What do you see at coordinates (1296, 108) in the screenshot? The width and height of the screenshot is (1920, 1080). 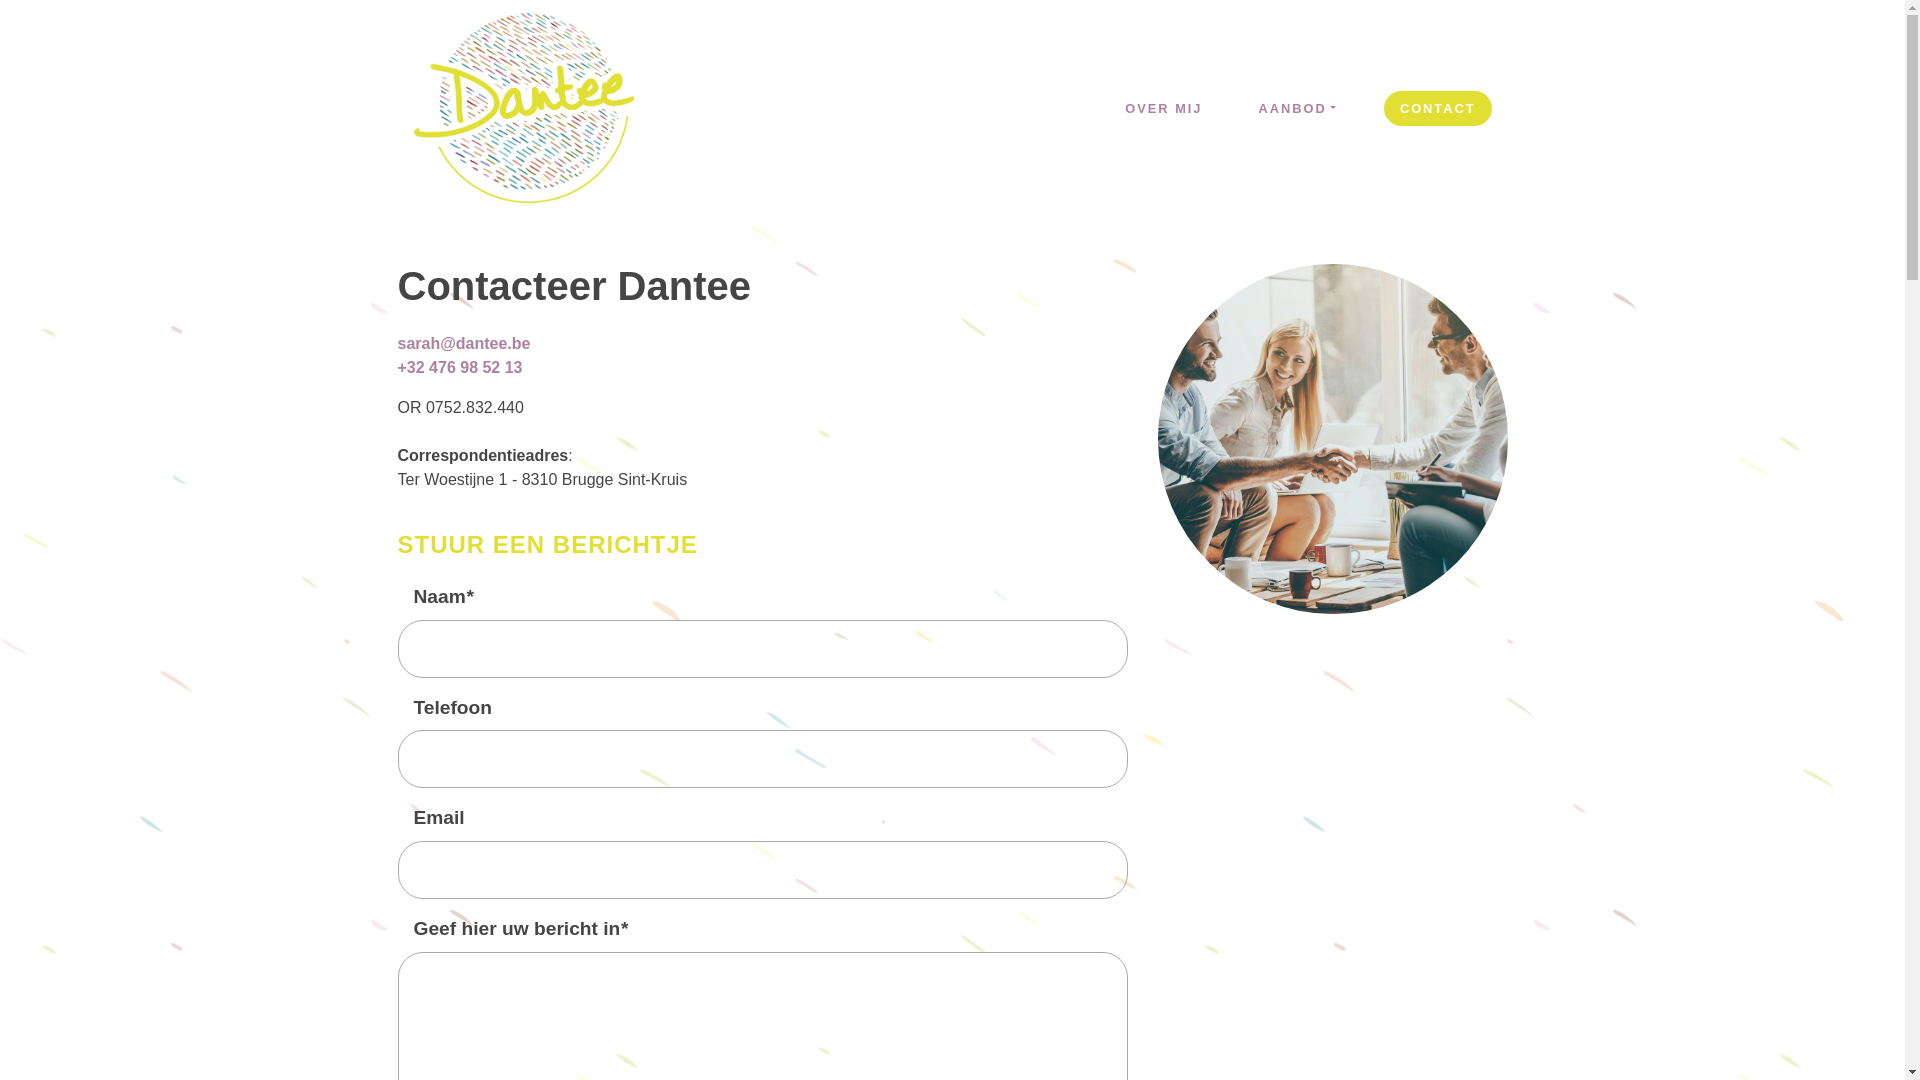 I see `'AANBOD'` at bounding box center [1296, 108].